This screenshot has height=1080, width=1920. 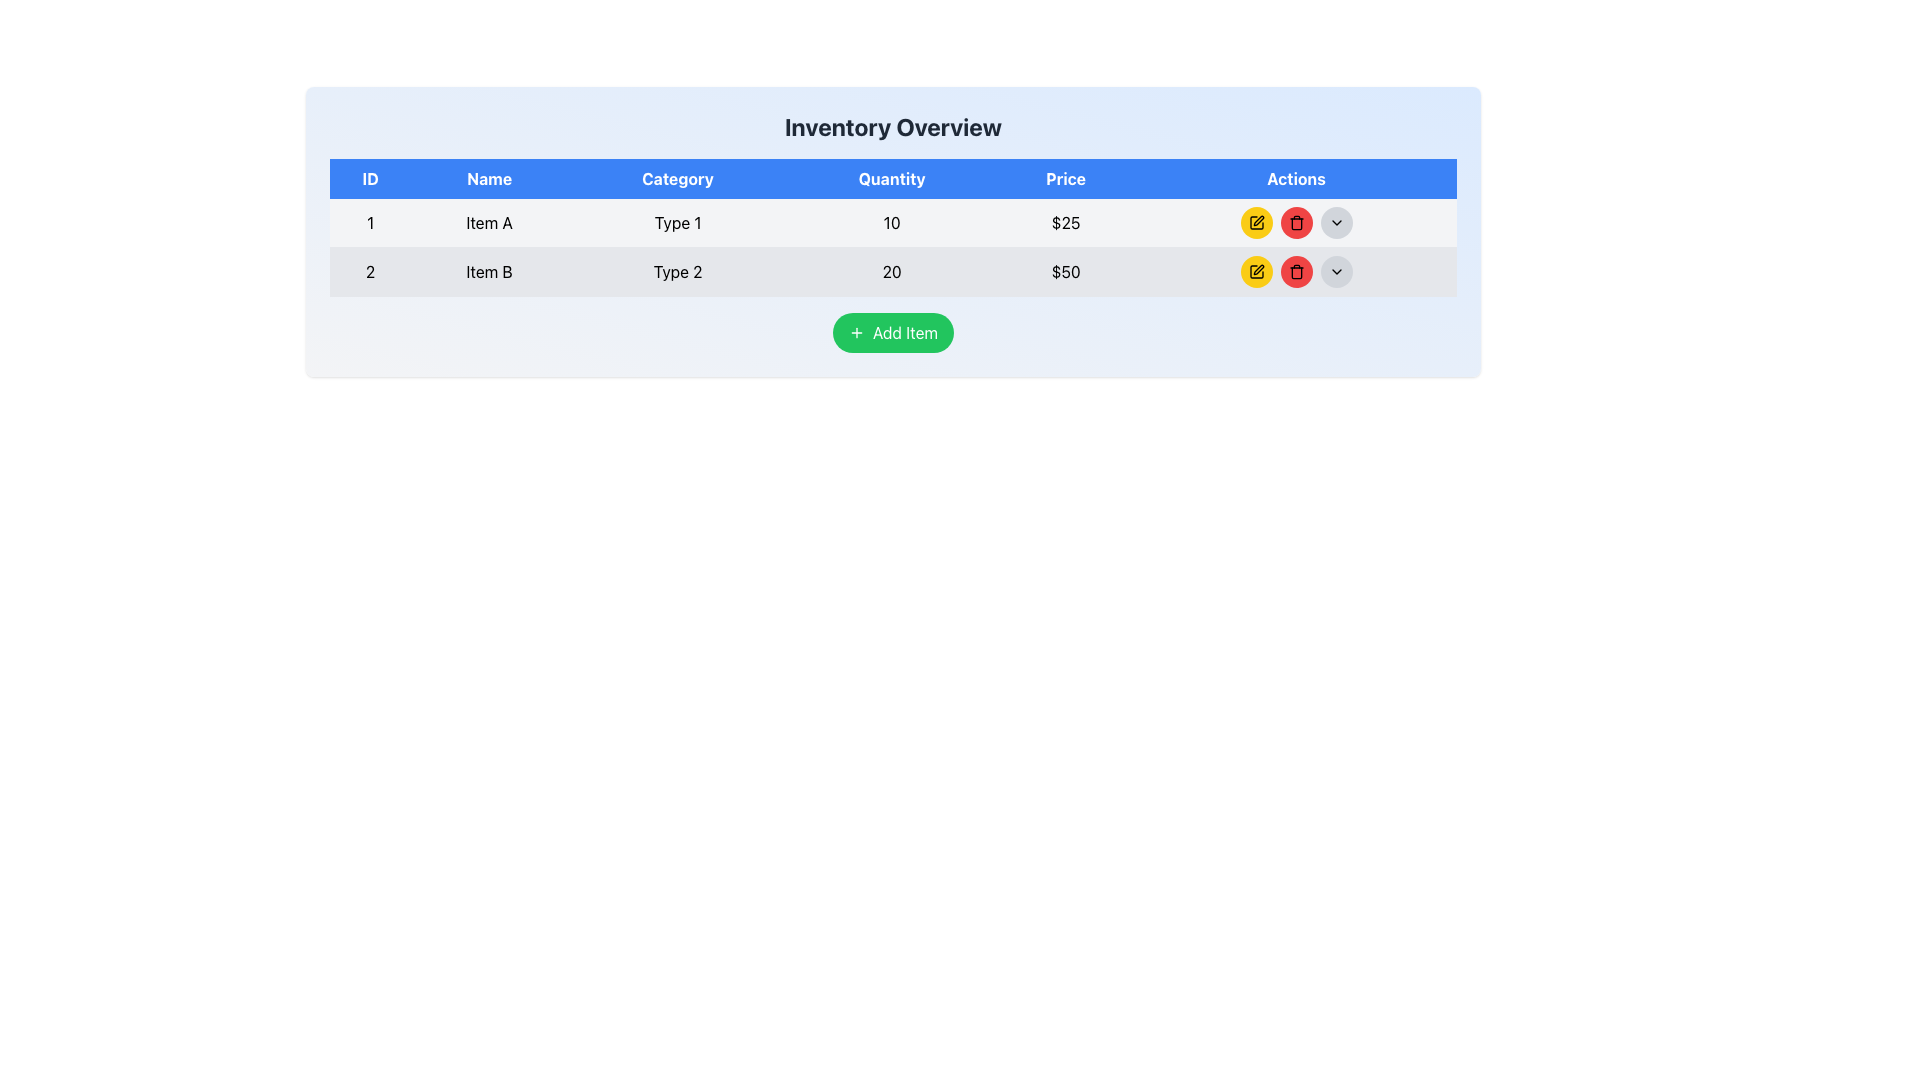 I want to click on the circular red button with a trash icon located in the Actions column of the first table row, so click(x=1296, y=223).